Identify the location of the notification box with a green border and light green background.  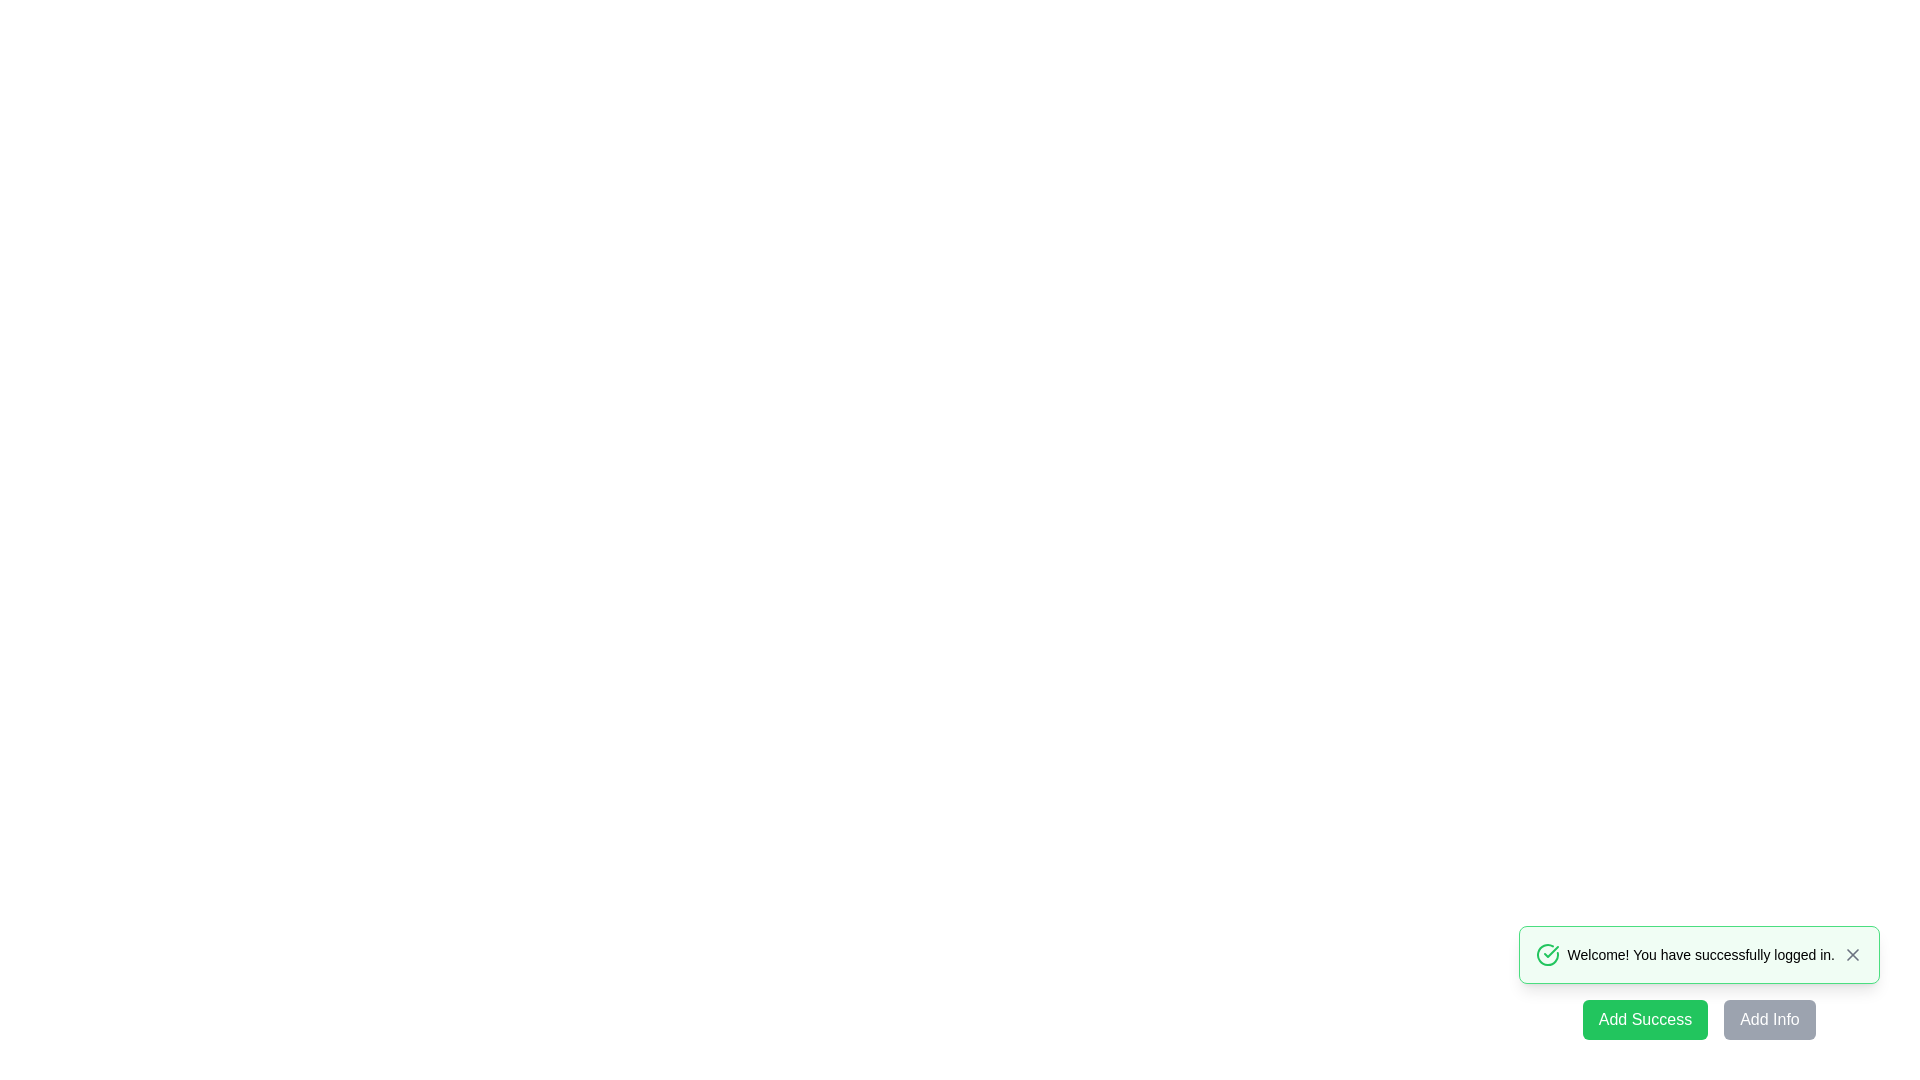
(1698, 982).